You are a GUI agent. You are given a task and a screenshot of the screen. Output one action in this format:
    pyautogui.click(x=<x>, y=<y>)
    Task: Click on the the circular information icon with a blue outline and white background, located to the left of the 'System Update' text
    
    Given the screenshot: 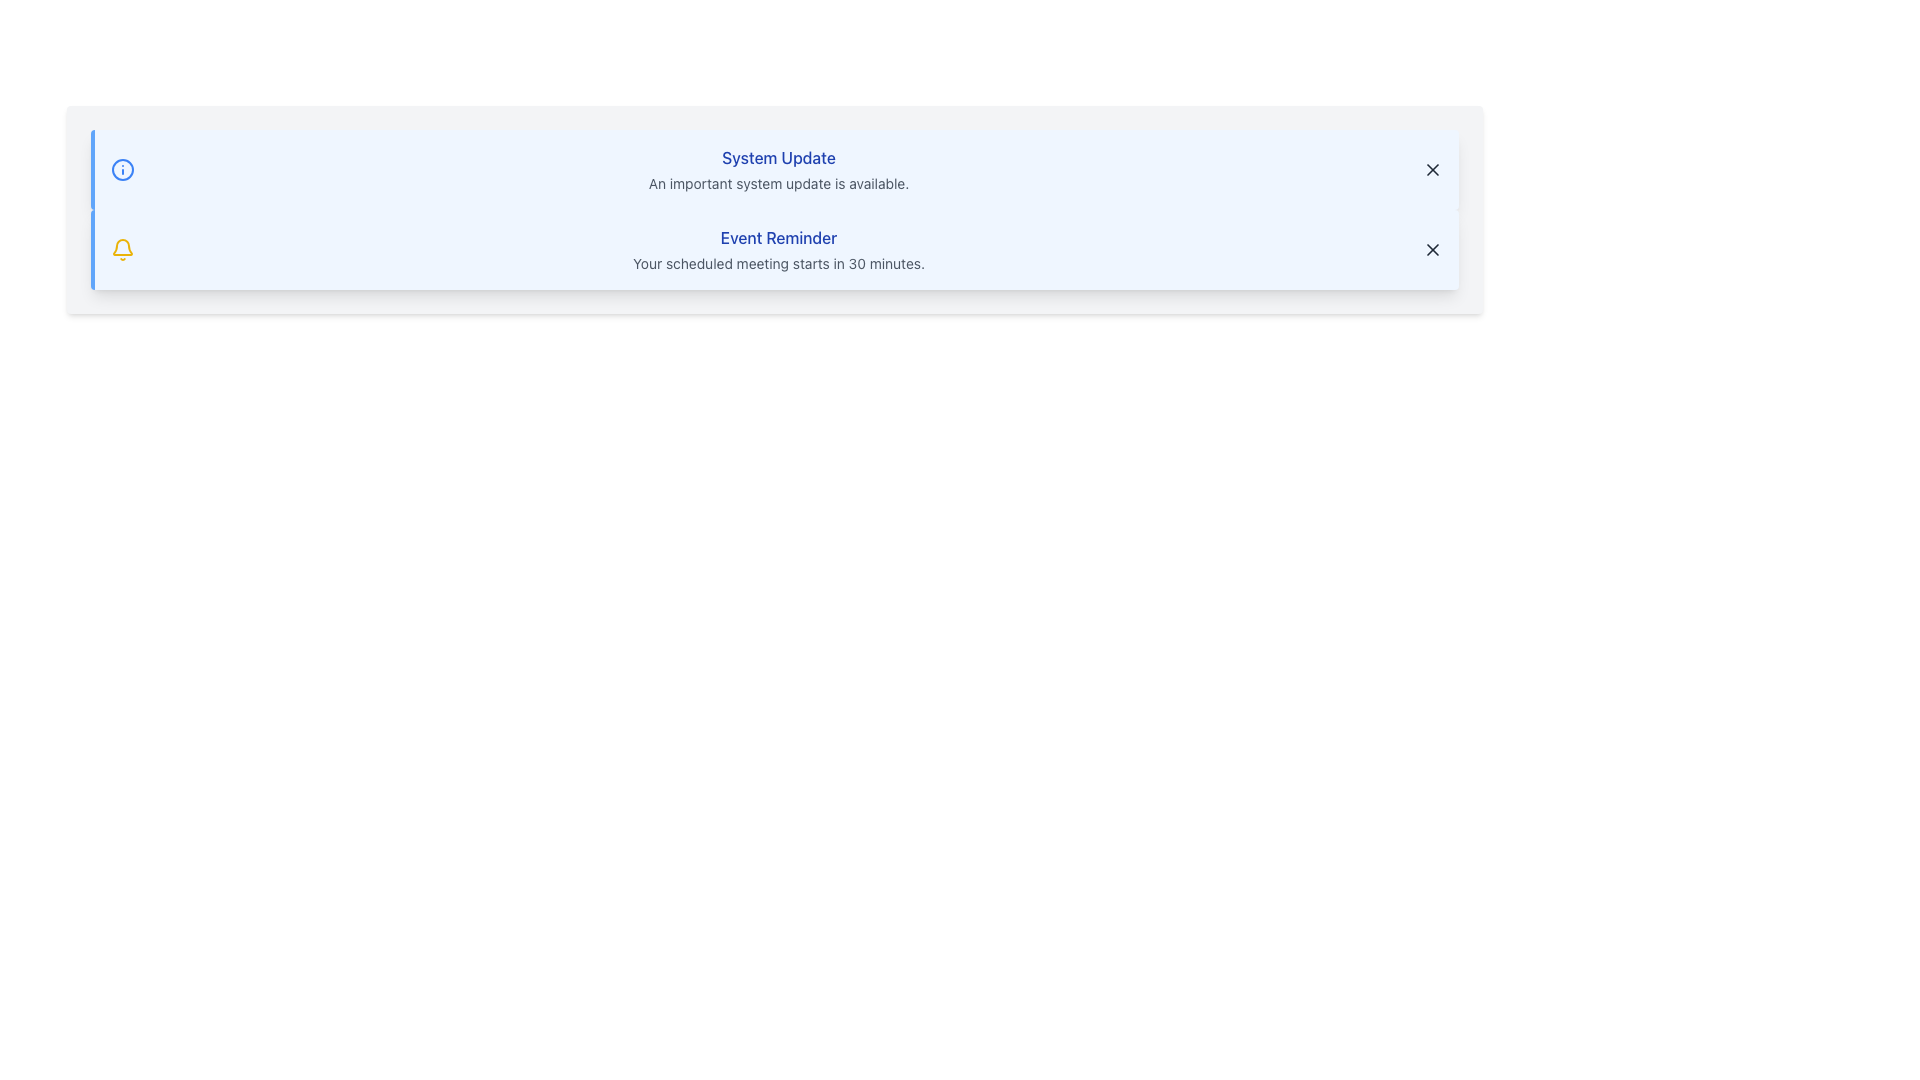 What is the action you would take?
    pyautogui.click(x=122, y=168)
    